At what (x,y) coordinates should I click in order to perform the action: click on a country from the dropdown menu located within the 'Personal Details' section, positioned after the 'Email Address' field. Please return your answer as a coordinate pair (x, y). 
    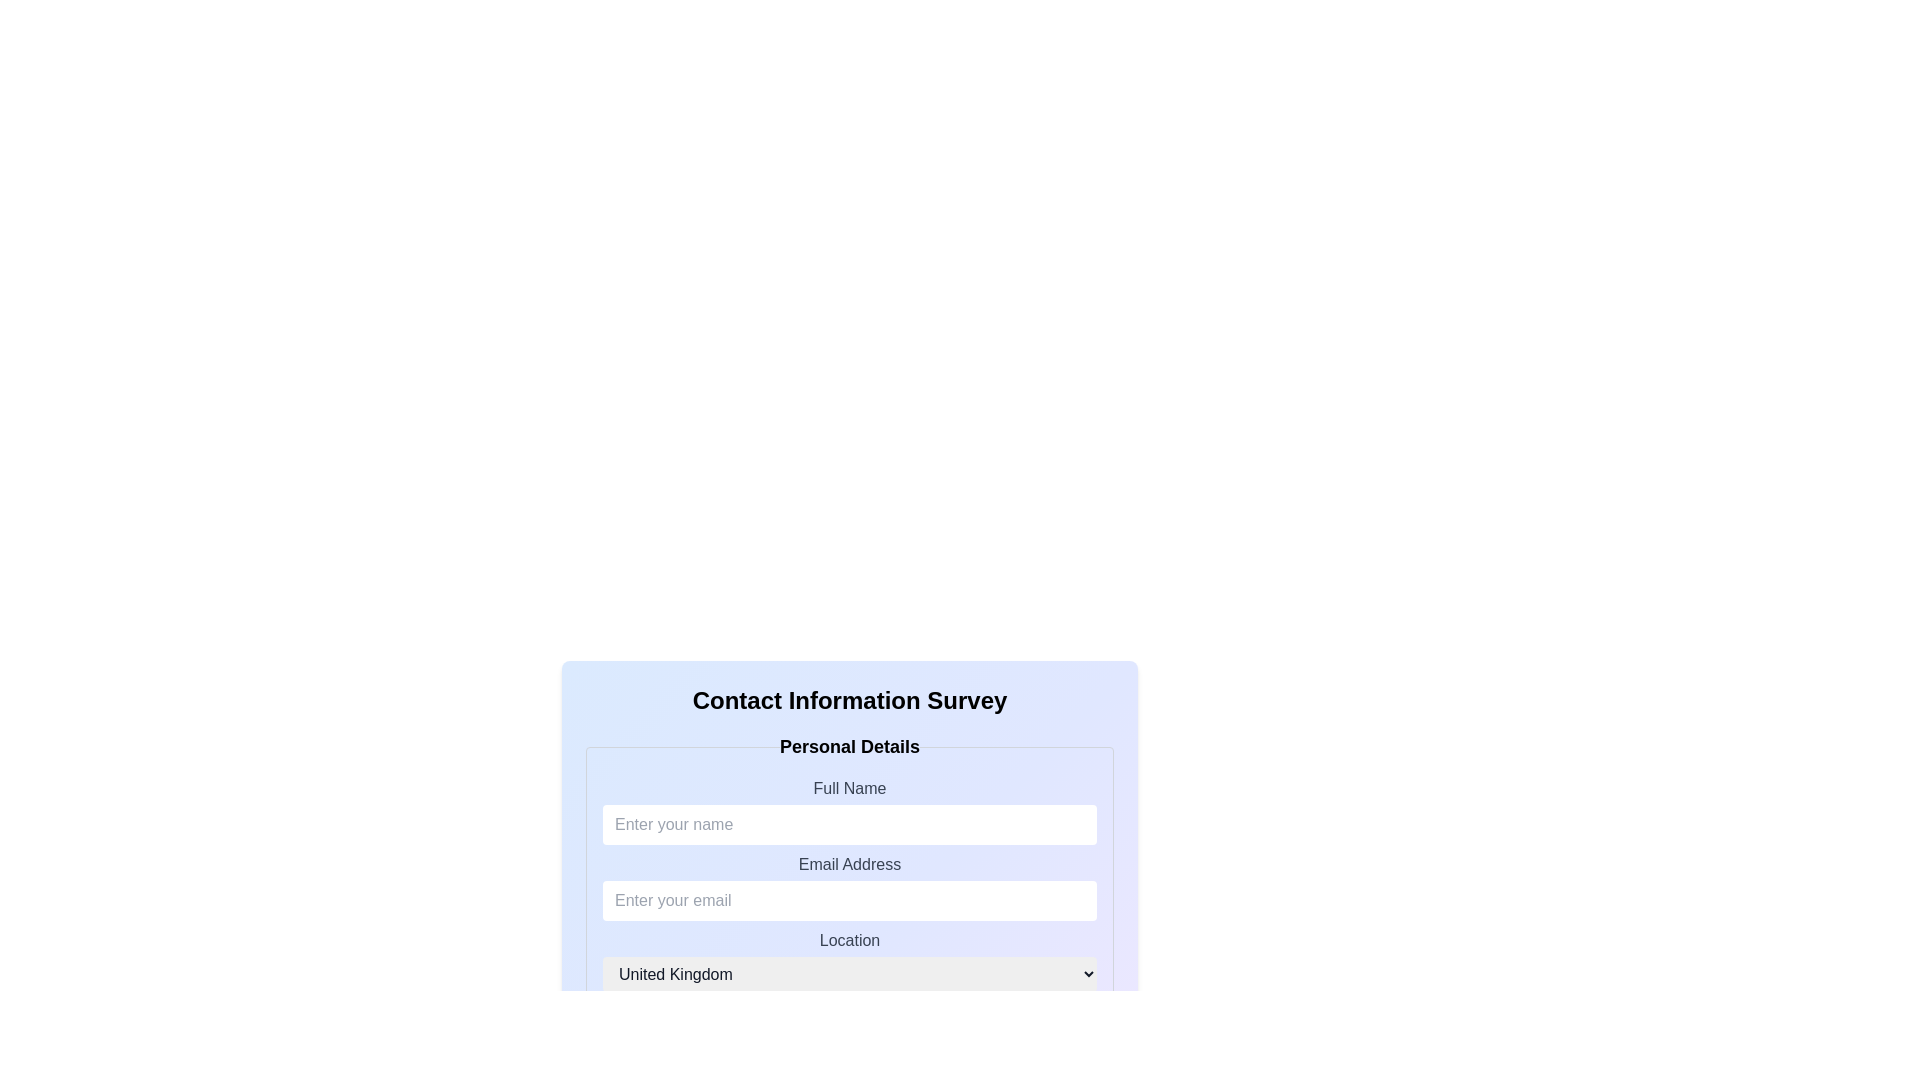
    Looking at the image, I should click on (849, 959).